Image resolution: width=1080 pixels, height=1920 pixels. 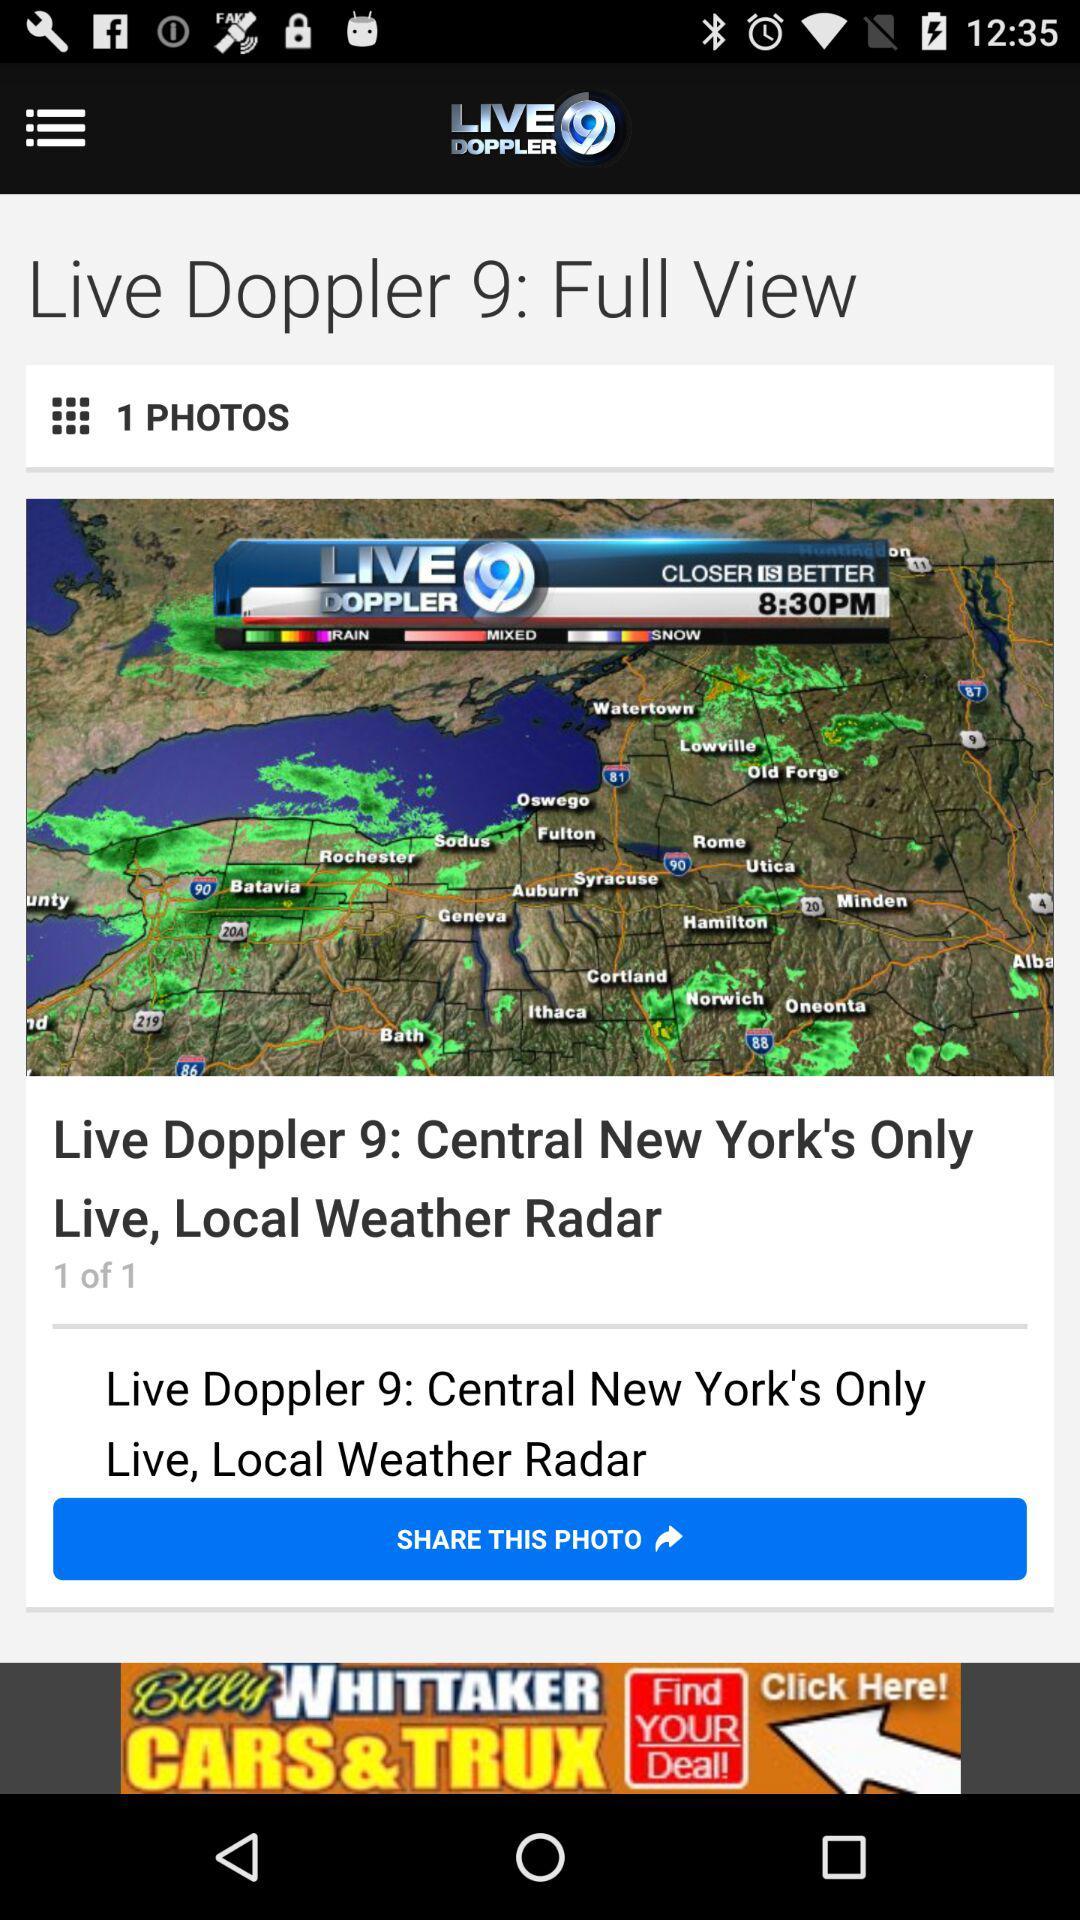 What do you see at coordinates (540, 127) in the screenshot?
I see `the add` at bounding box center [540, 127].